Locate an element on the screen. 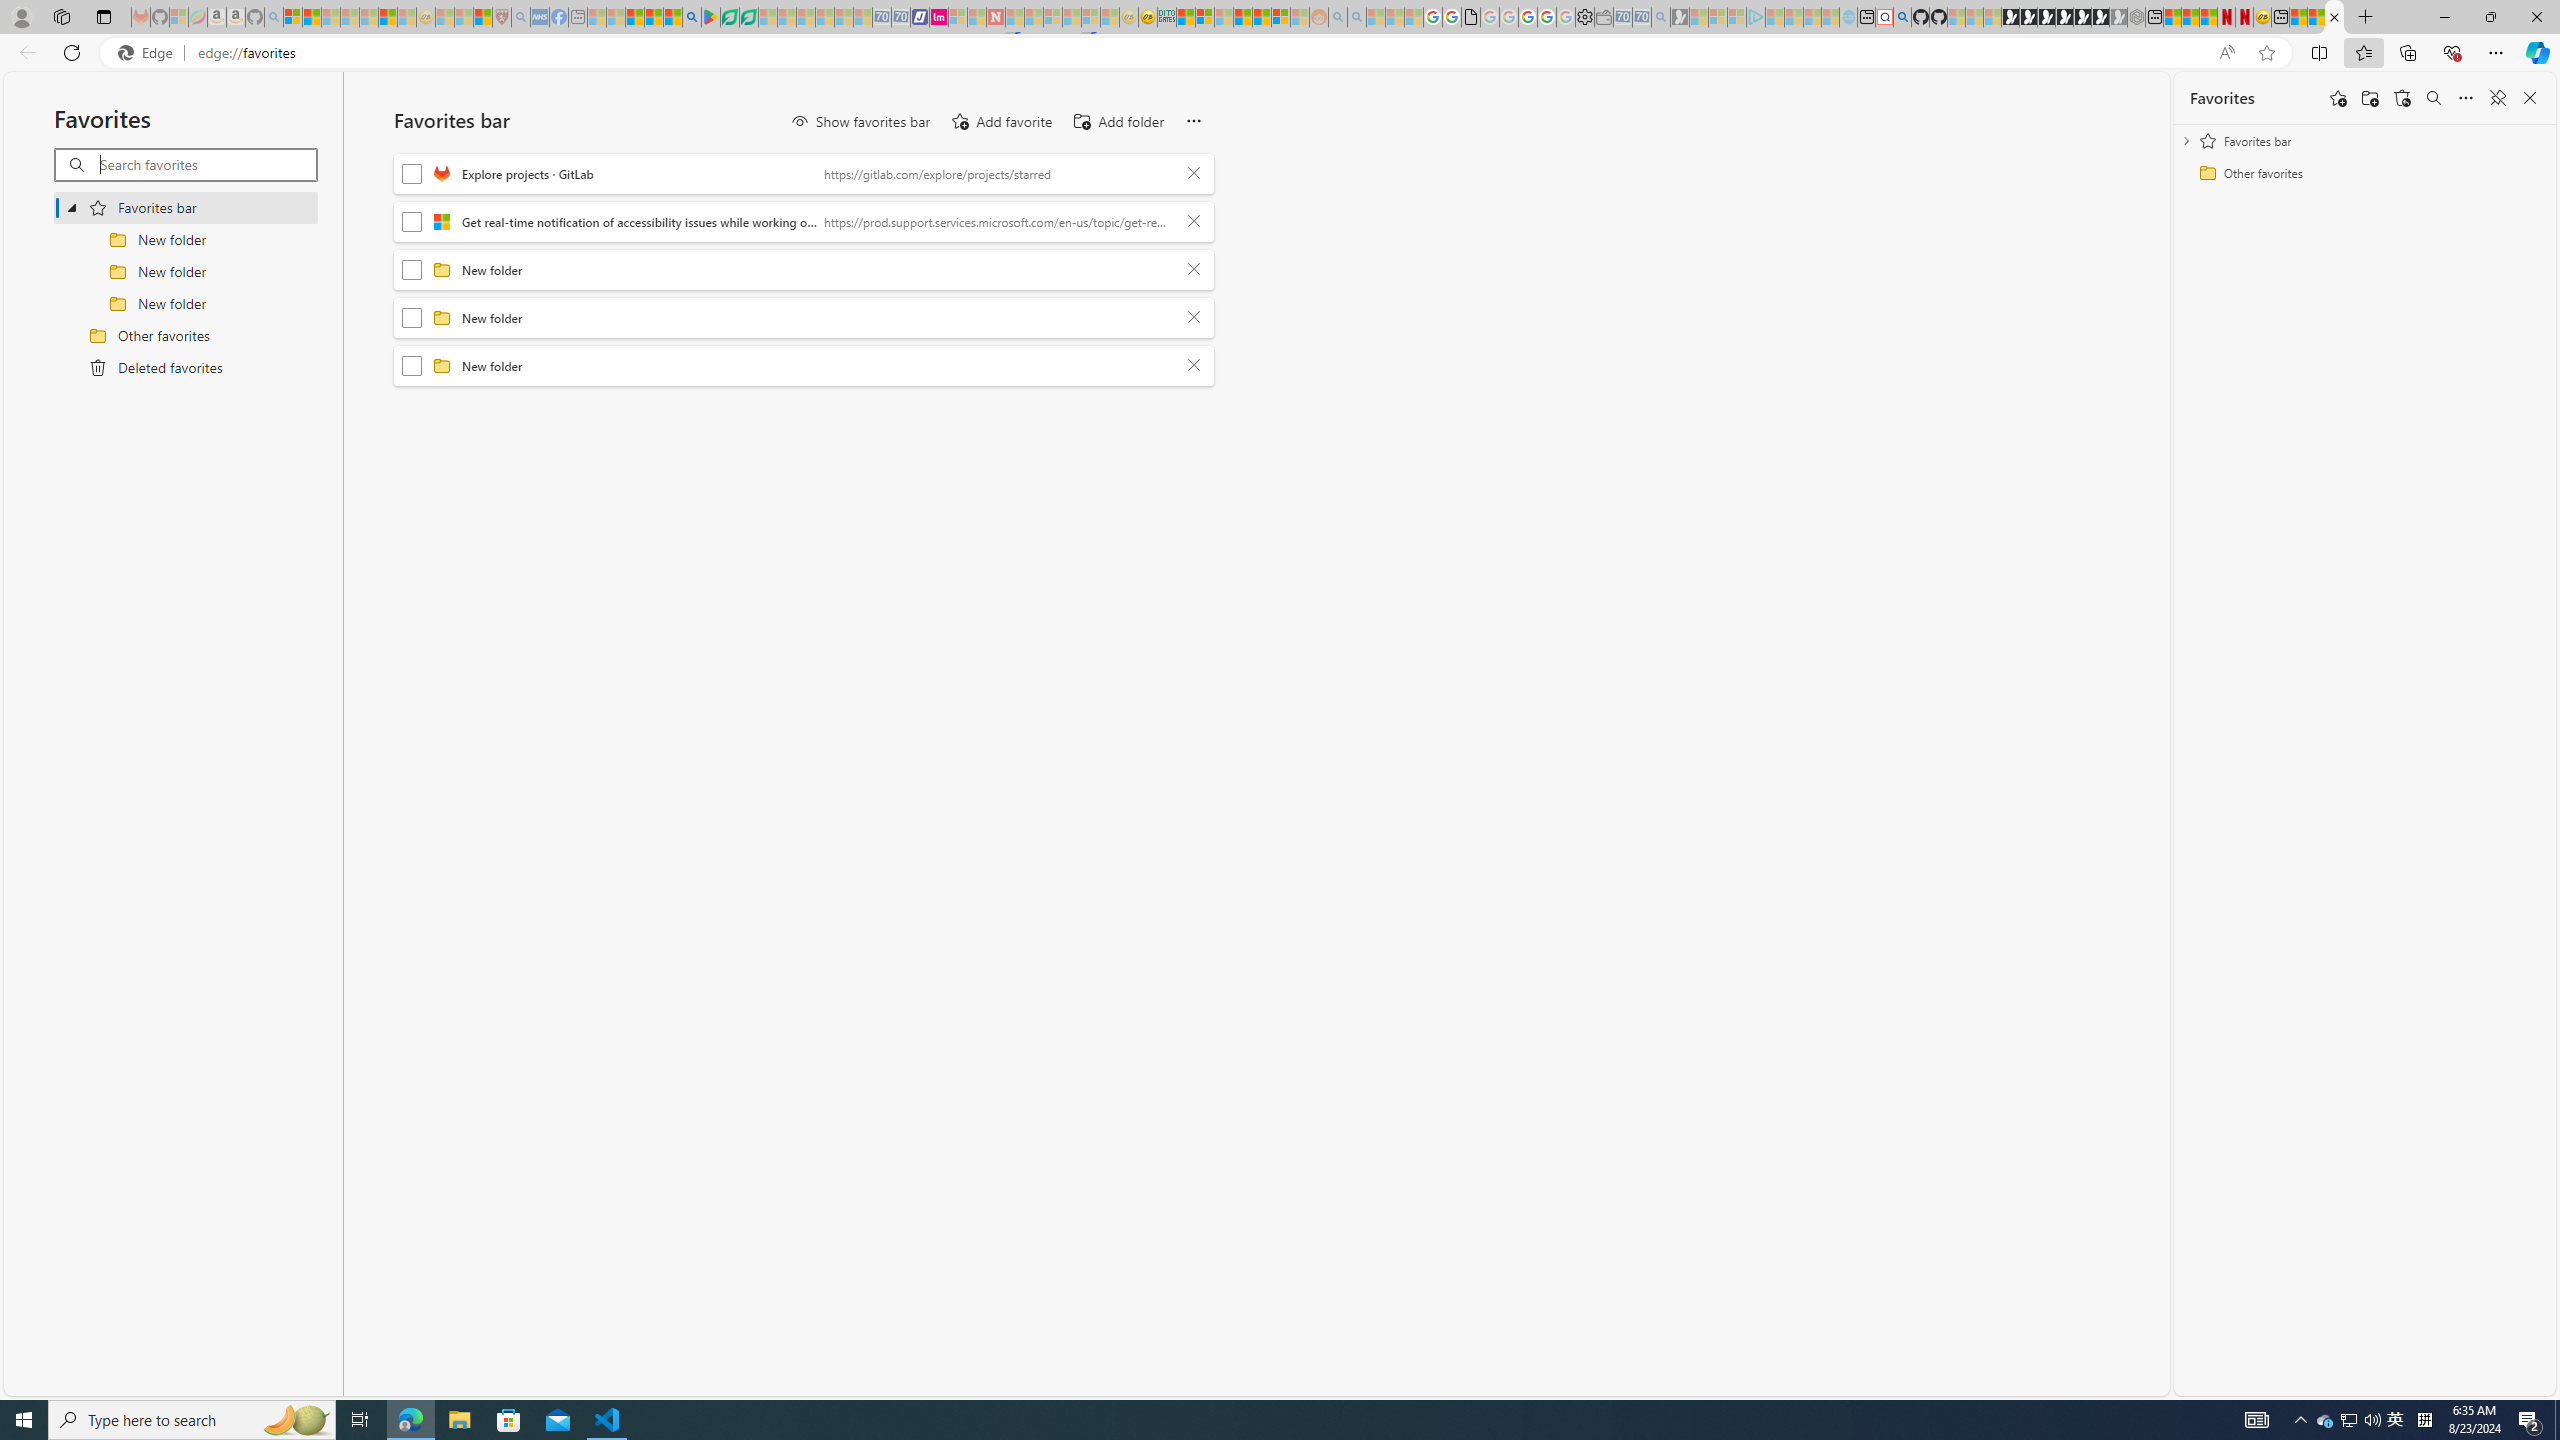 The width and height of the screenshot is (2560, 1440). 'New Tab' is located at coordinates (2365, 16).